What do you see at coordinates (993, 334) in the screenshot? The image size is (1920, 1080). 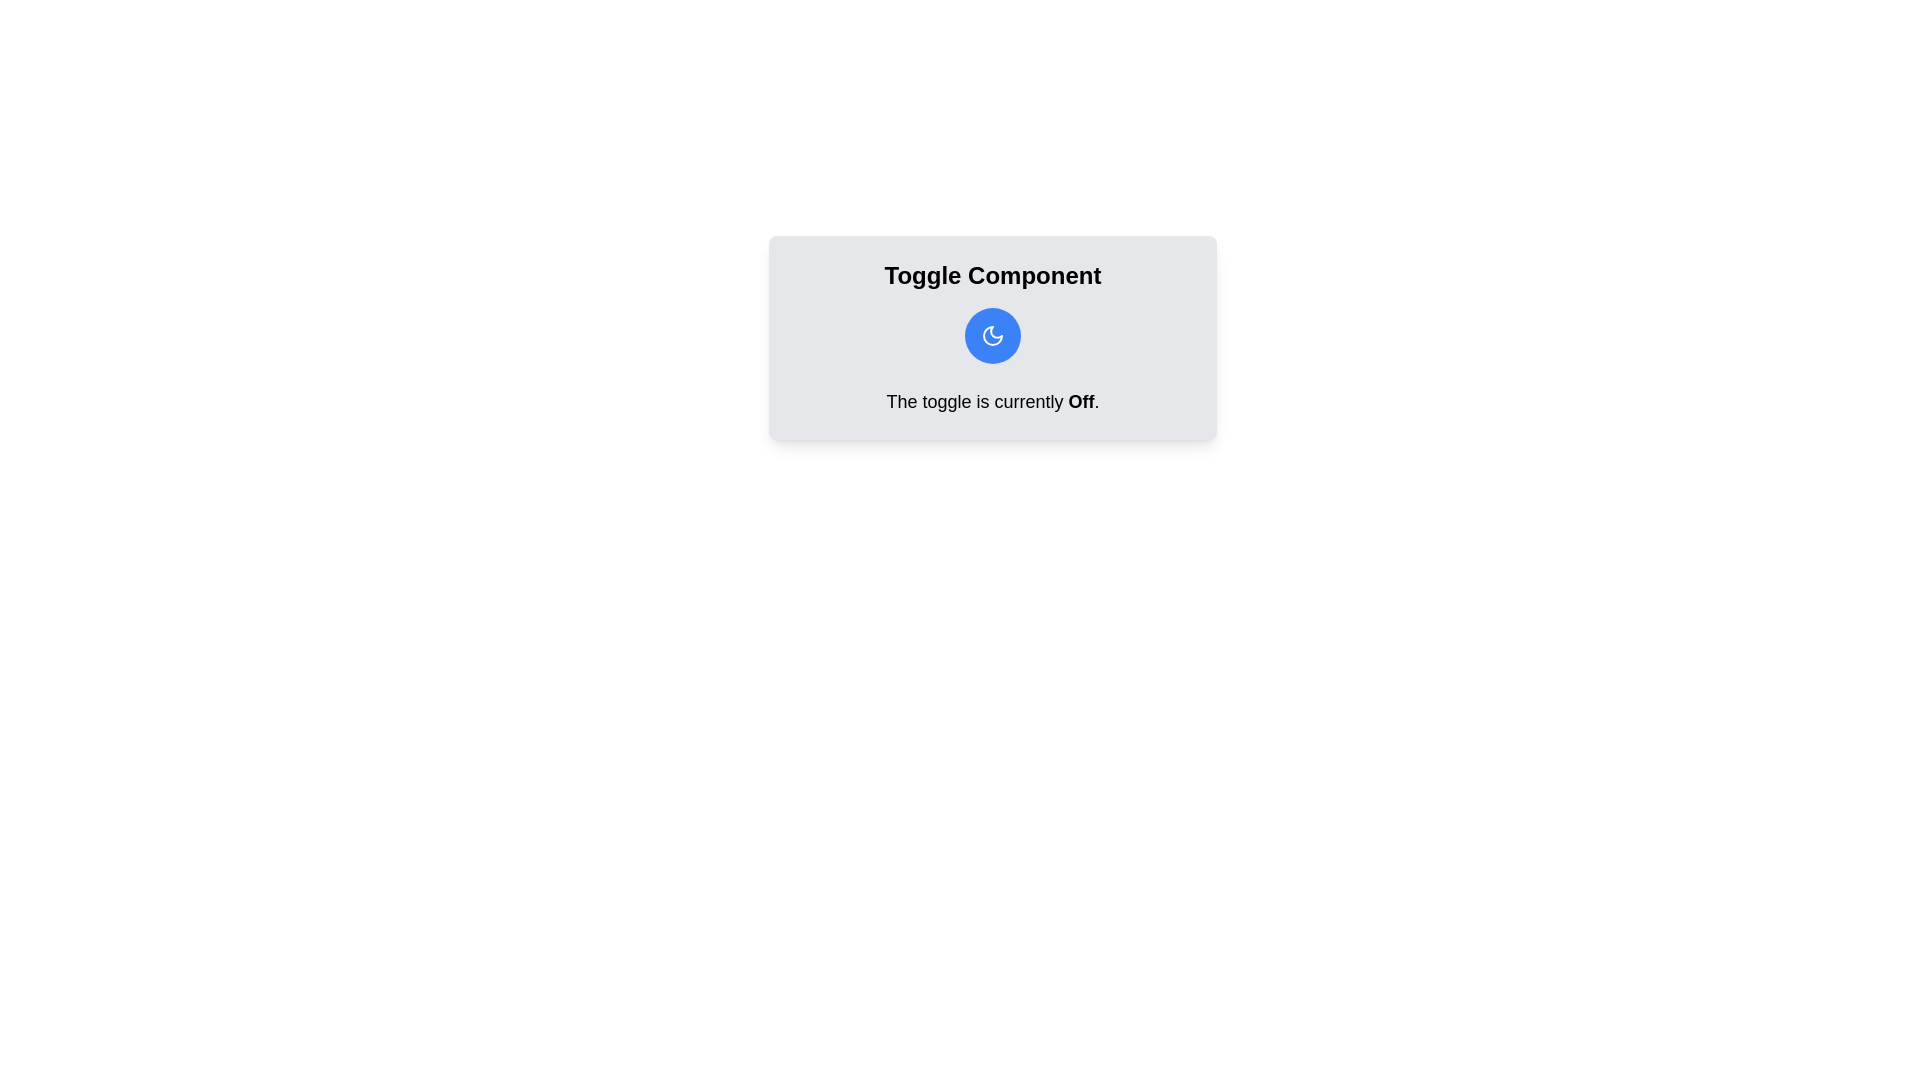 I see `toggle button to switch its state` at bounding box center [993, 334].